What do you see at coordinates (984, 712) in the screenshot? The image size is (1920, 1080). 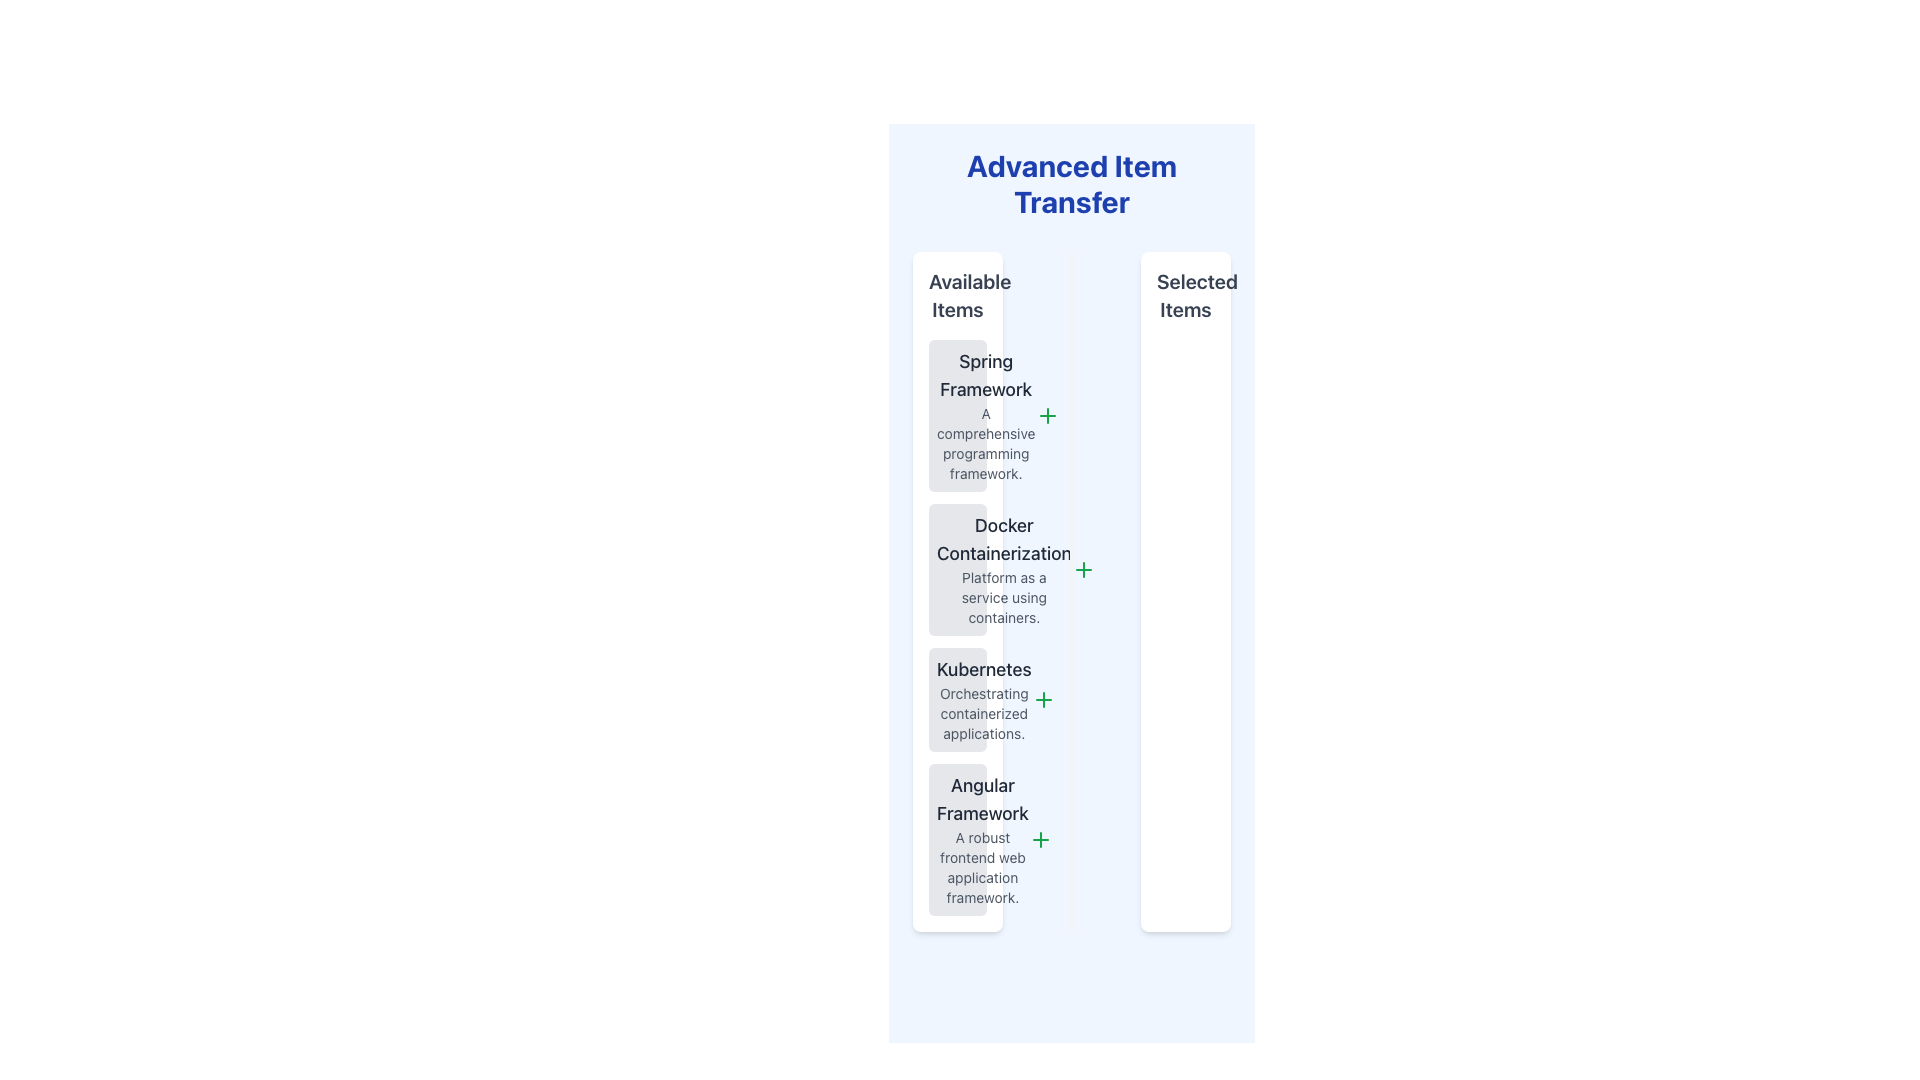 I see `descriptive text label located under the 'Kubernetes' title in the 'Available Items' column, positioned directly above the '+' icon` at bounding box center [984, 712].